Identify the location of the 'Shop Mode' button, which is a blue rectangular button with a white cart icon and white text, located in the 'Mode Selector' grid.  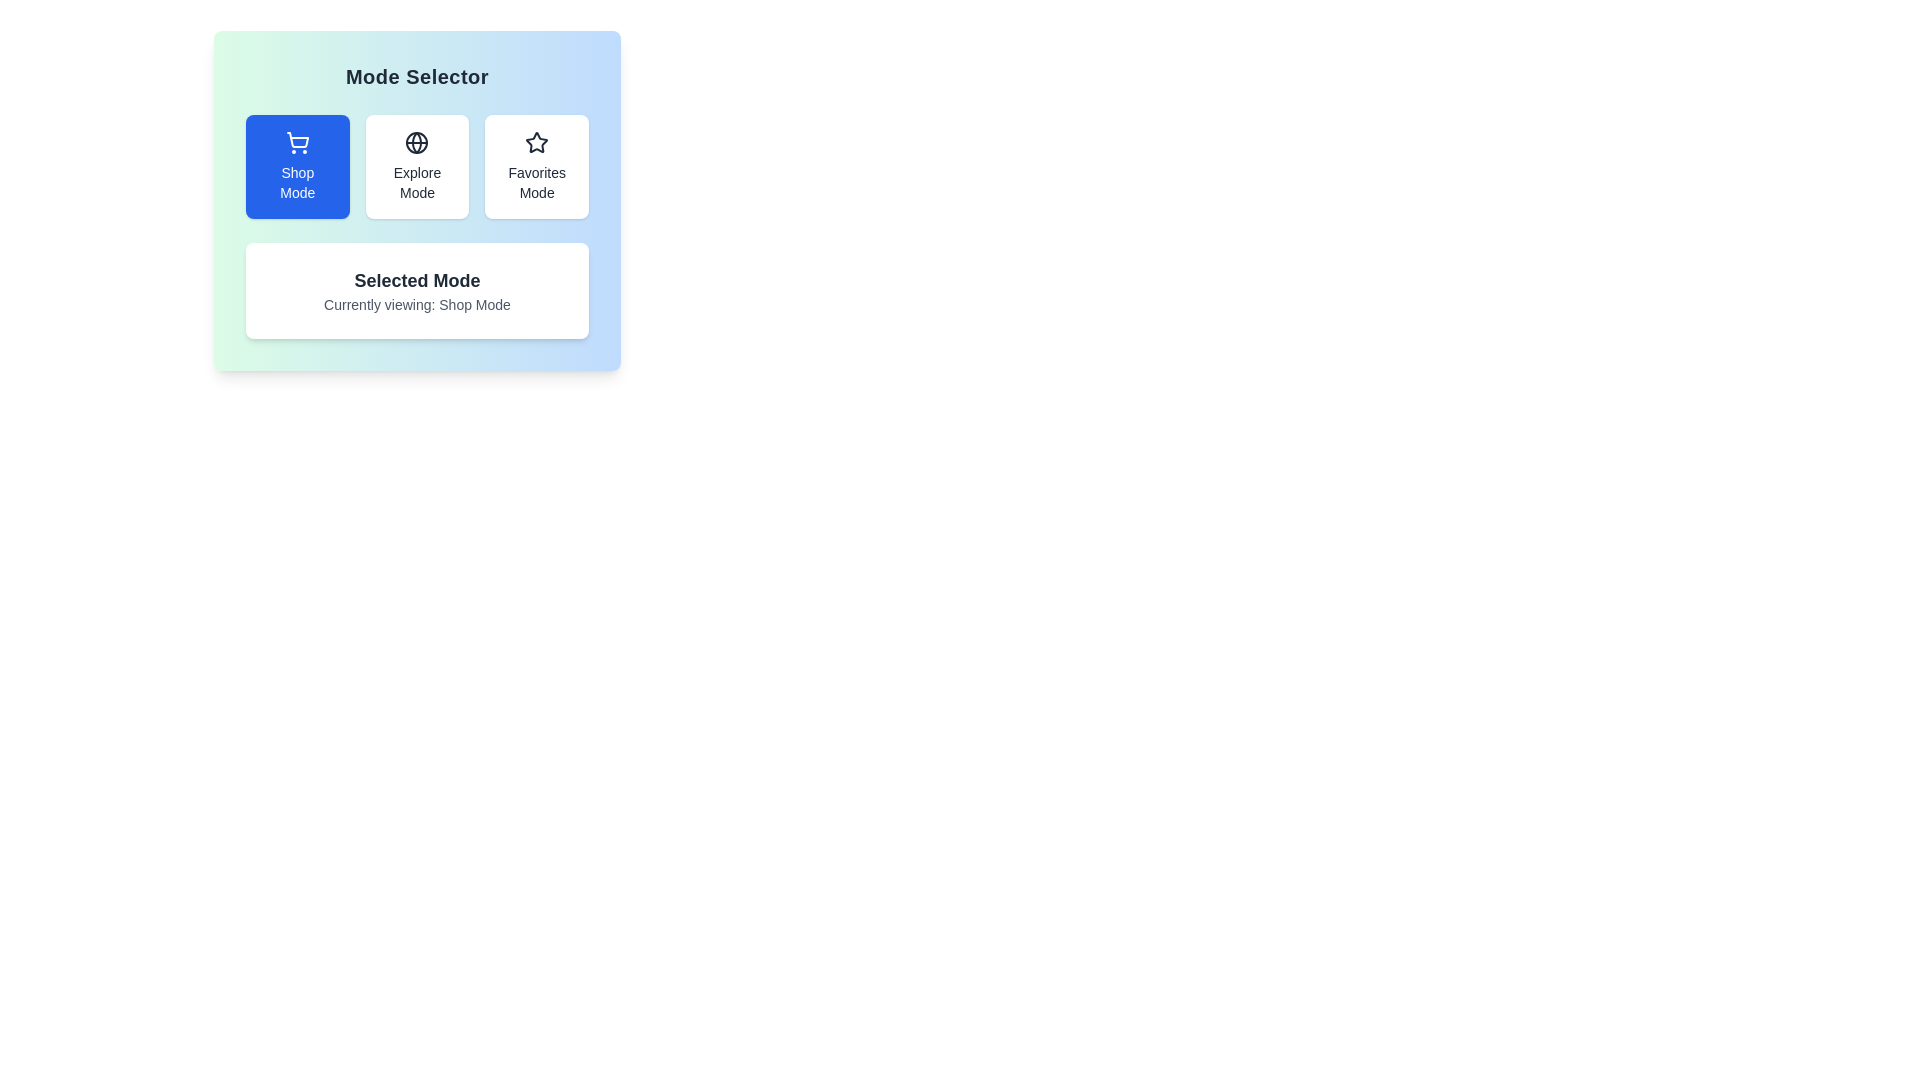
(296, 165).